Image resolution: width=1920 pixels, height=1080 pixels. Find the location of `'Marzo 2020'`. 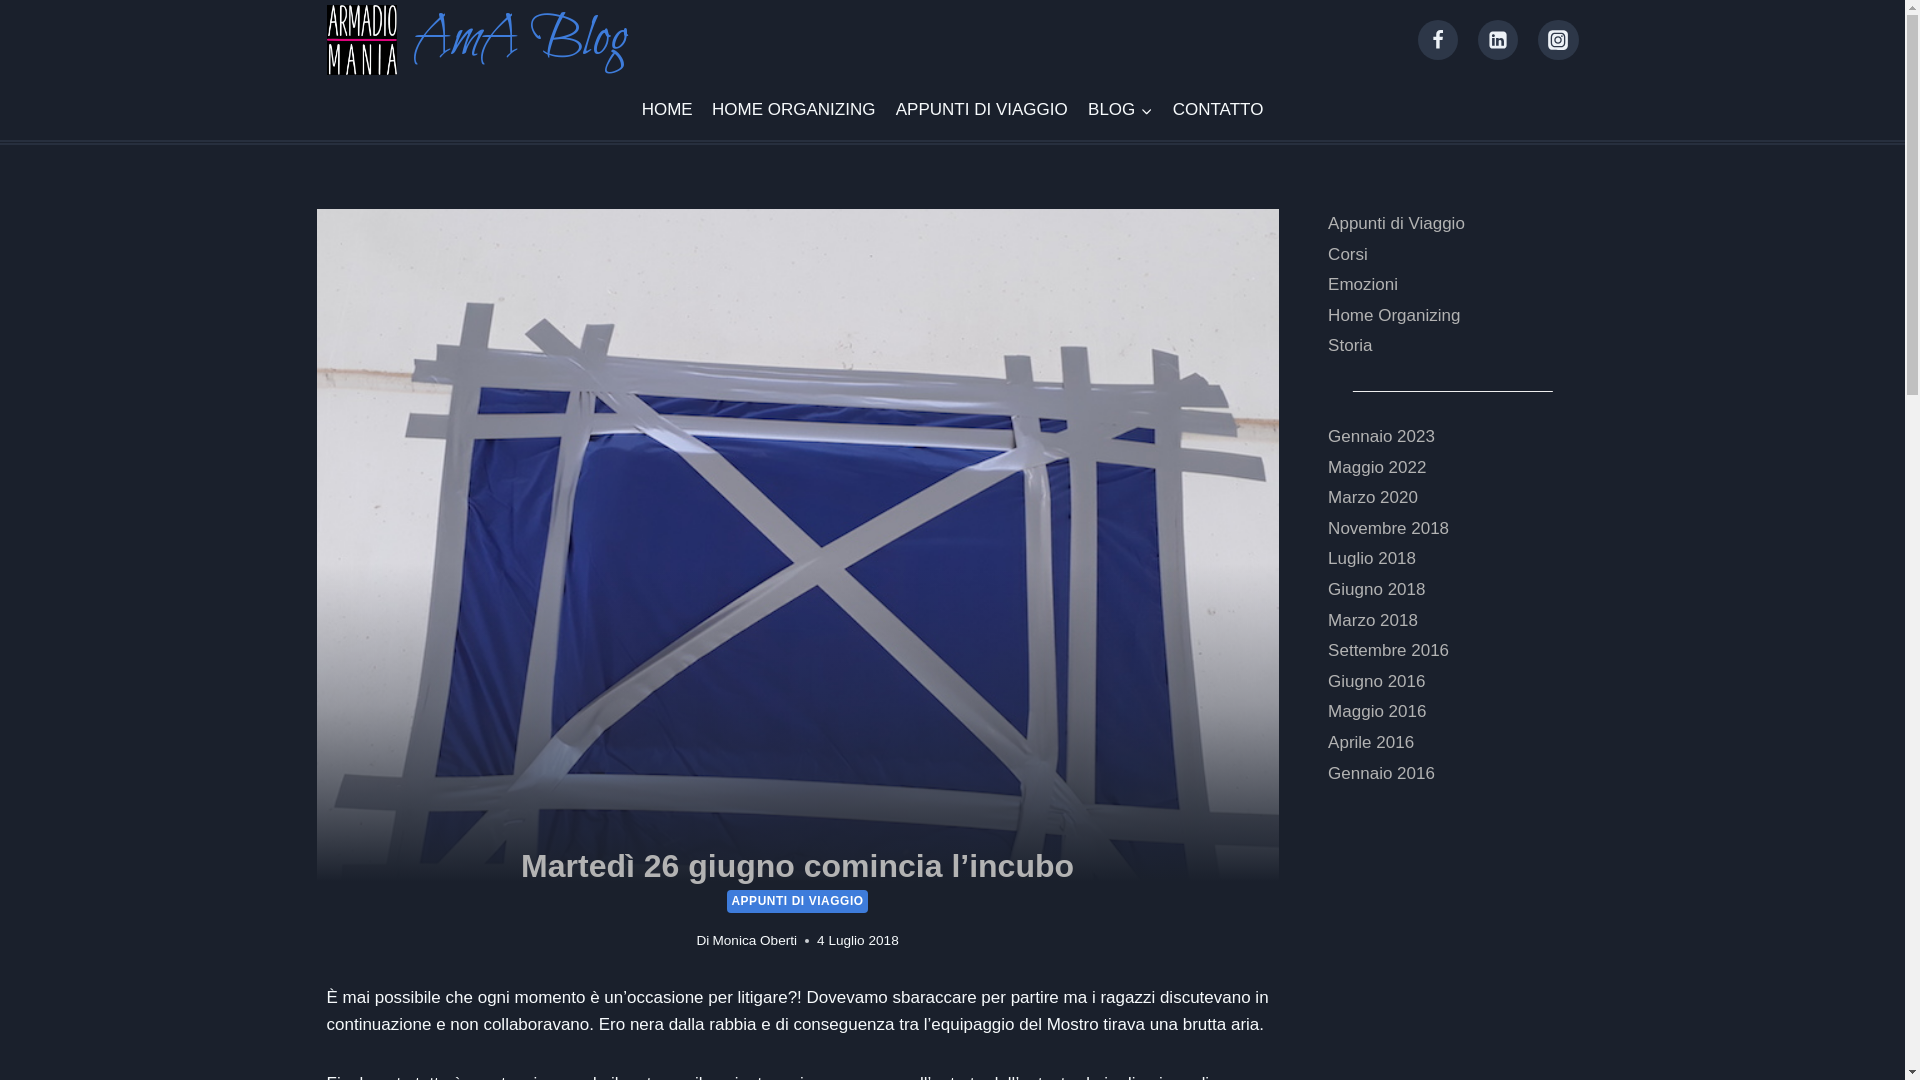

'Marzo 2020' is located at coordinates (1371, 496).